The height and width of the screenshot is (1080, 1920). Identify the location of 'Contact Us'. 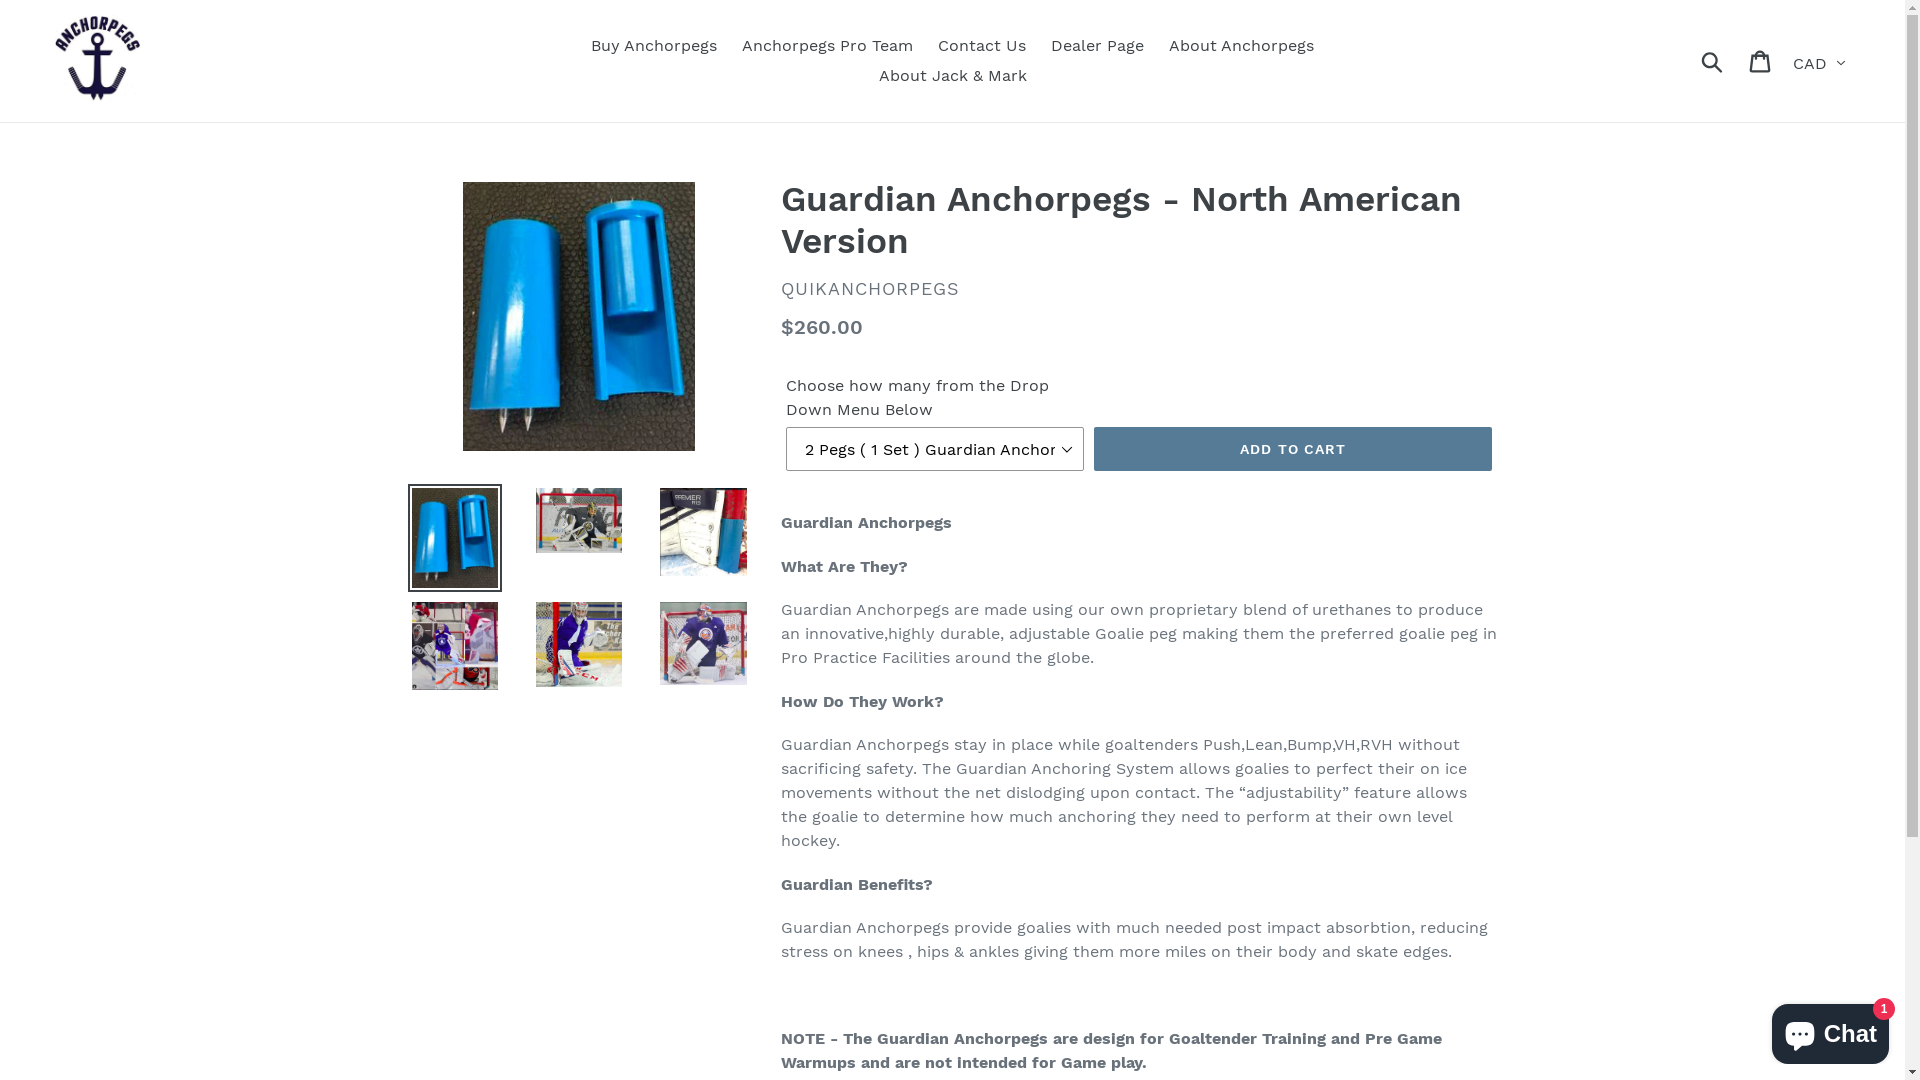
(982, 45).